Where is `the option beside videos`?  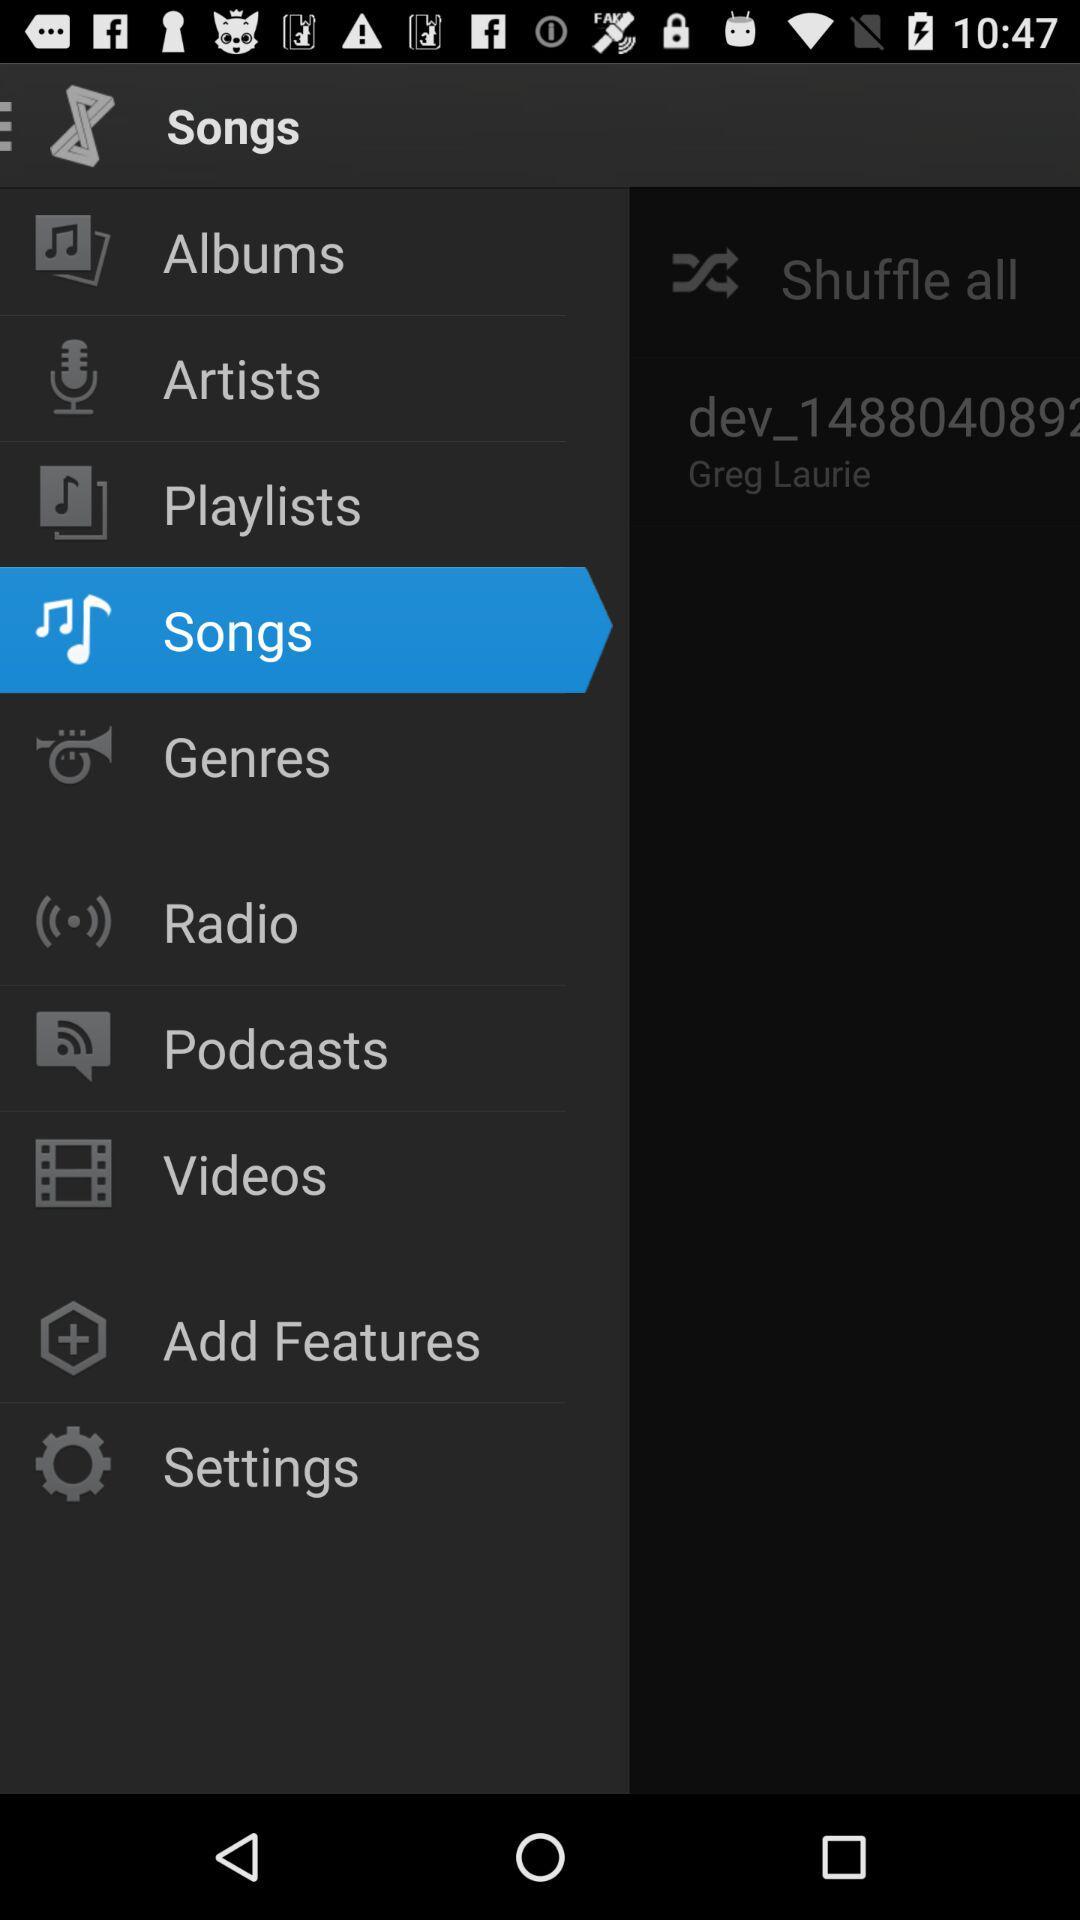
the option beside videos is located at coordinates (72, 1174).